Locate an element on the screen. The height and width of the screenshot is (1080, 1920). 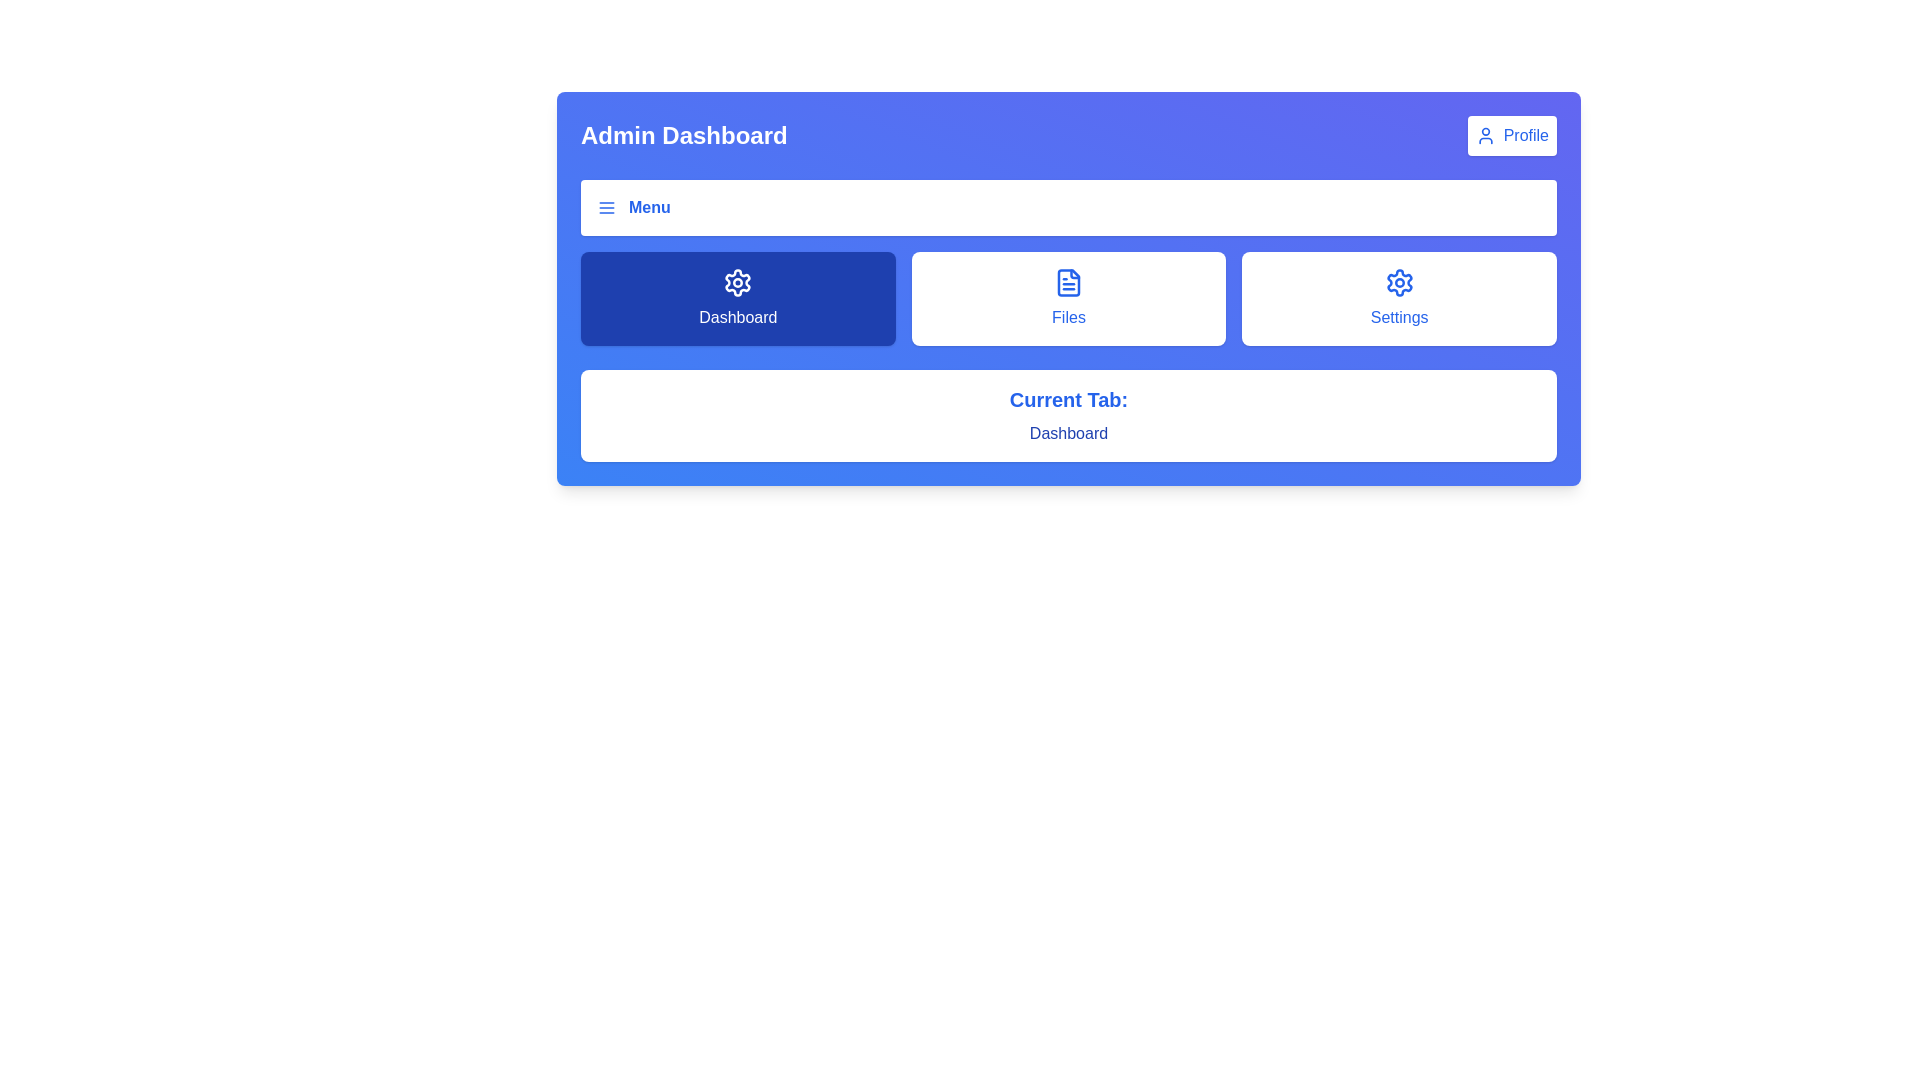
the 'Admin Dashboard' text label element, which is a bold label styled with a large font size located in the top-left quadrant of the interface is located at coordinates (684, 135).